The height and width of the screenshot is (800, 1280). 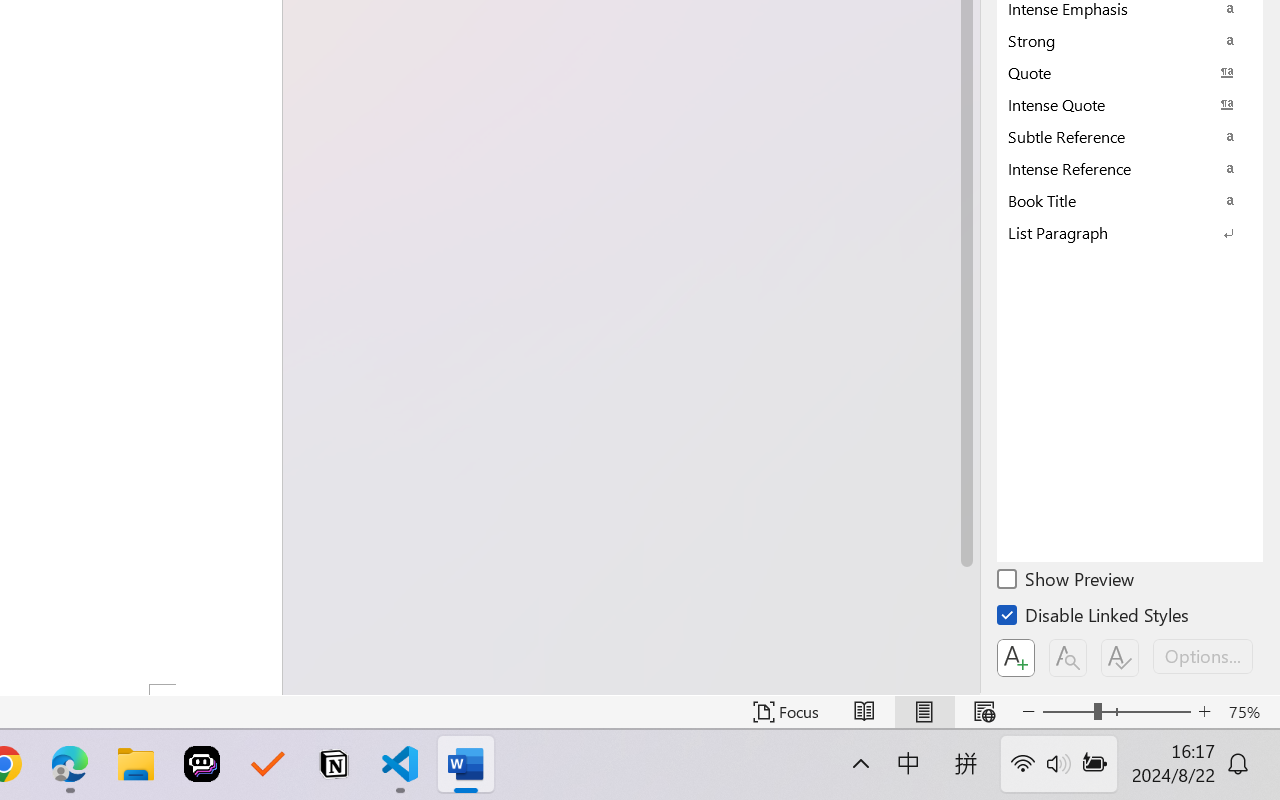 I want to click on 'Class: NetUIButton', so click(x=1120, y=657).